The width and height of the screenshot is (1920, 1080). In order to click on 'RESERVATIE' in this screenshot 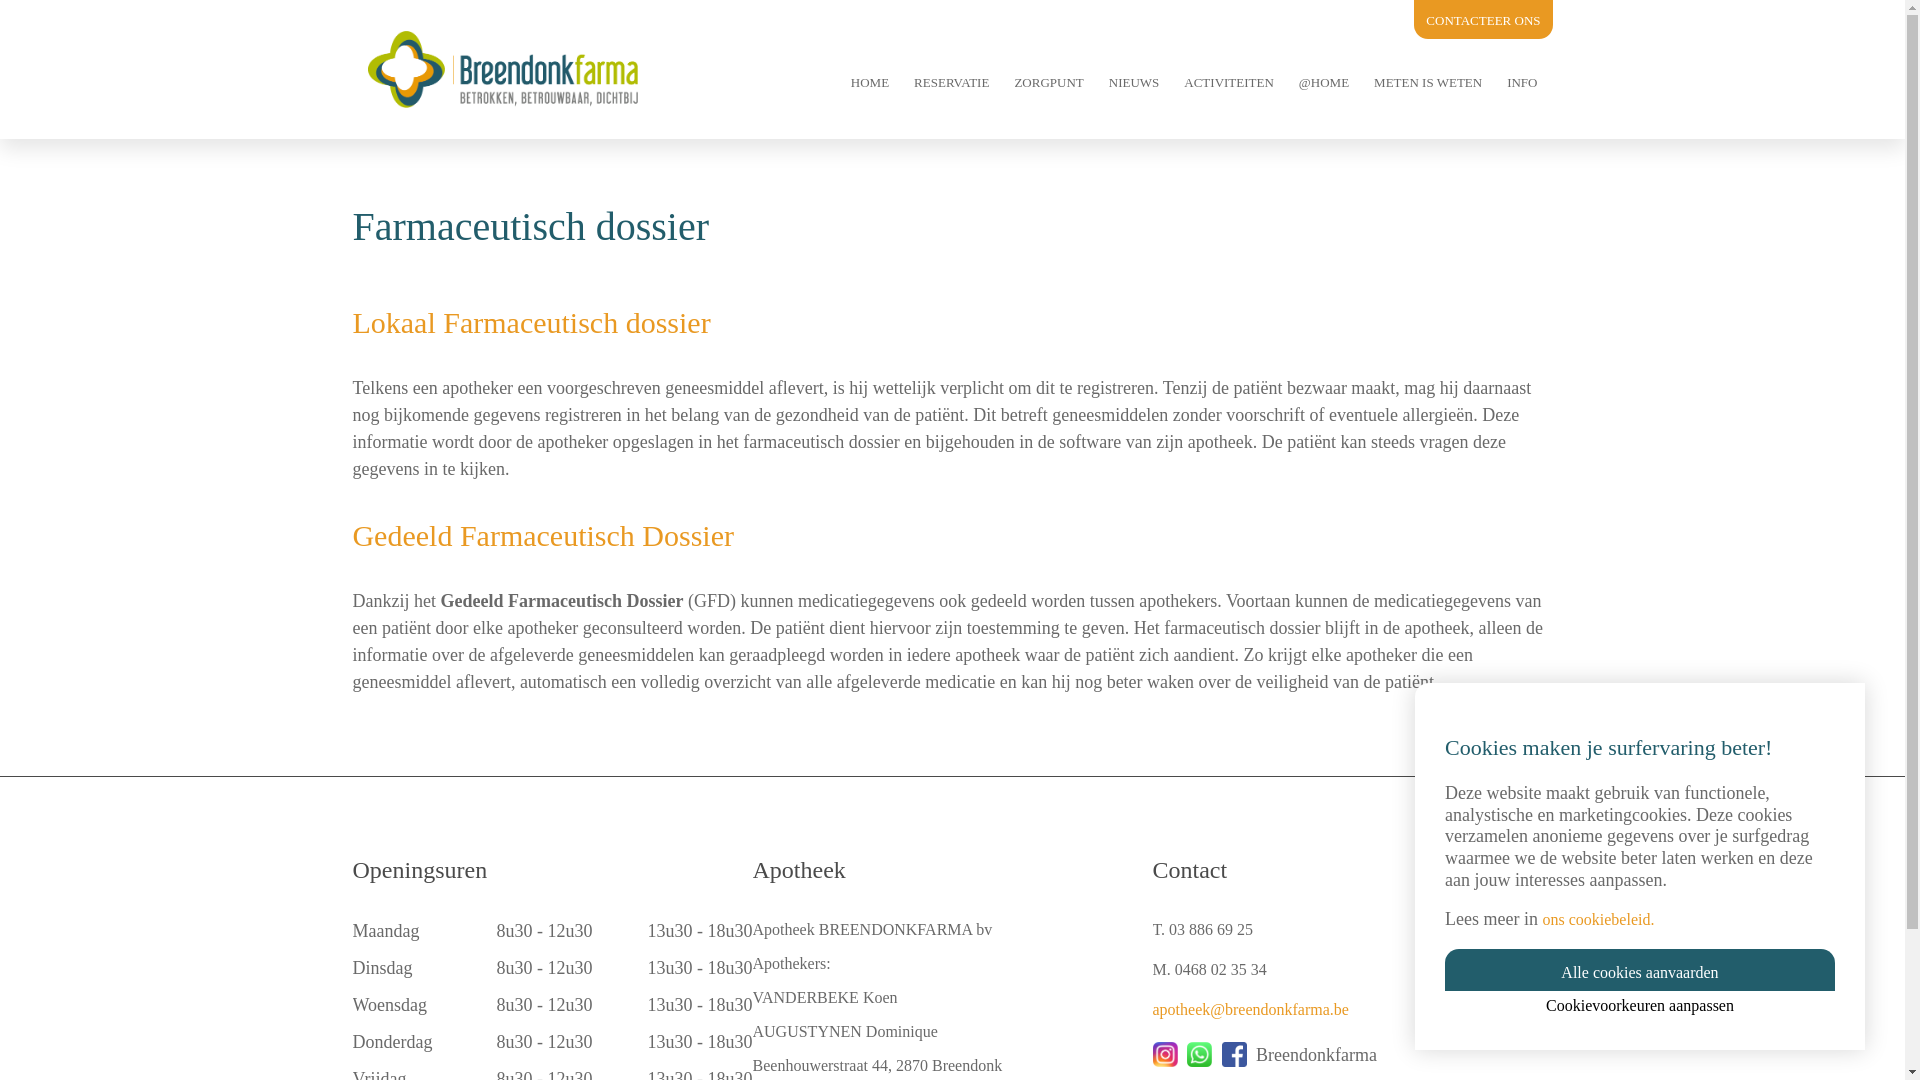, I will do `click(950, 80)`.